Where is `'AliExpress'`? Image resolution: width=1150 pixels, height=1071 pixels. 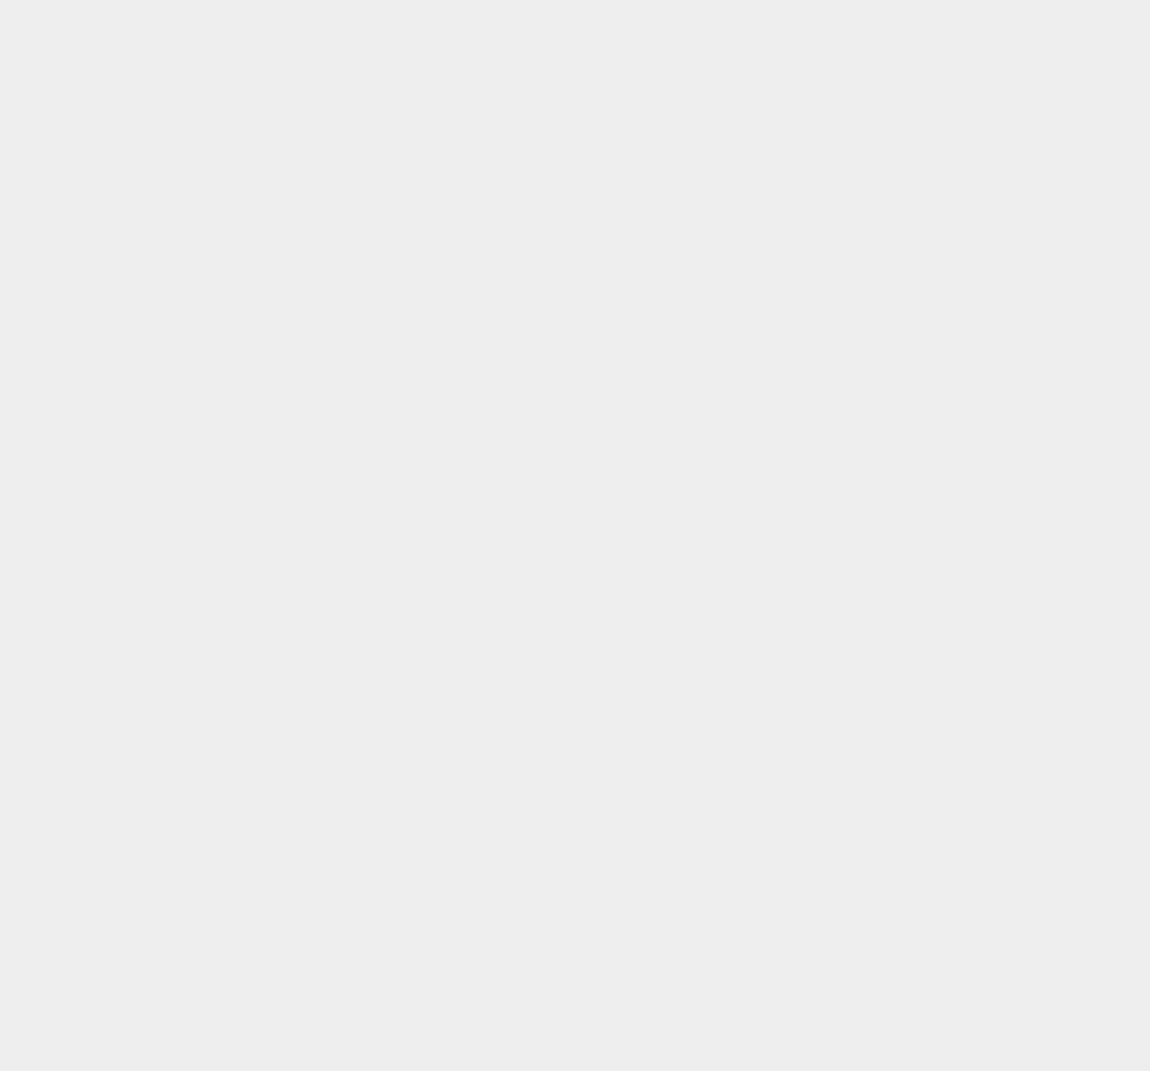 'AliExpress' is located at coordinates (844, 886).